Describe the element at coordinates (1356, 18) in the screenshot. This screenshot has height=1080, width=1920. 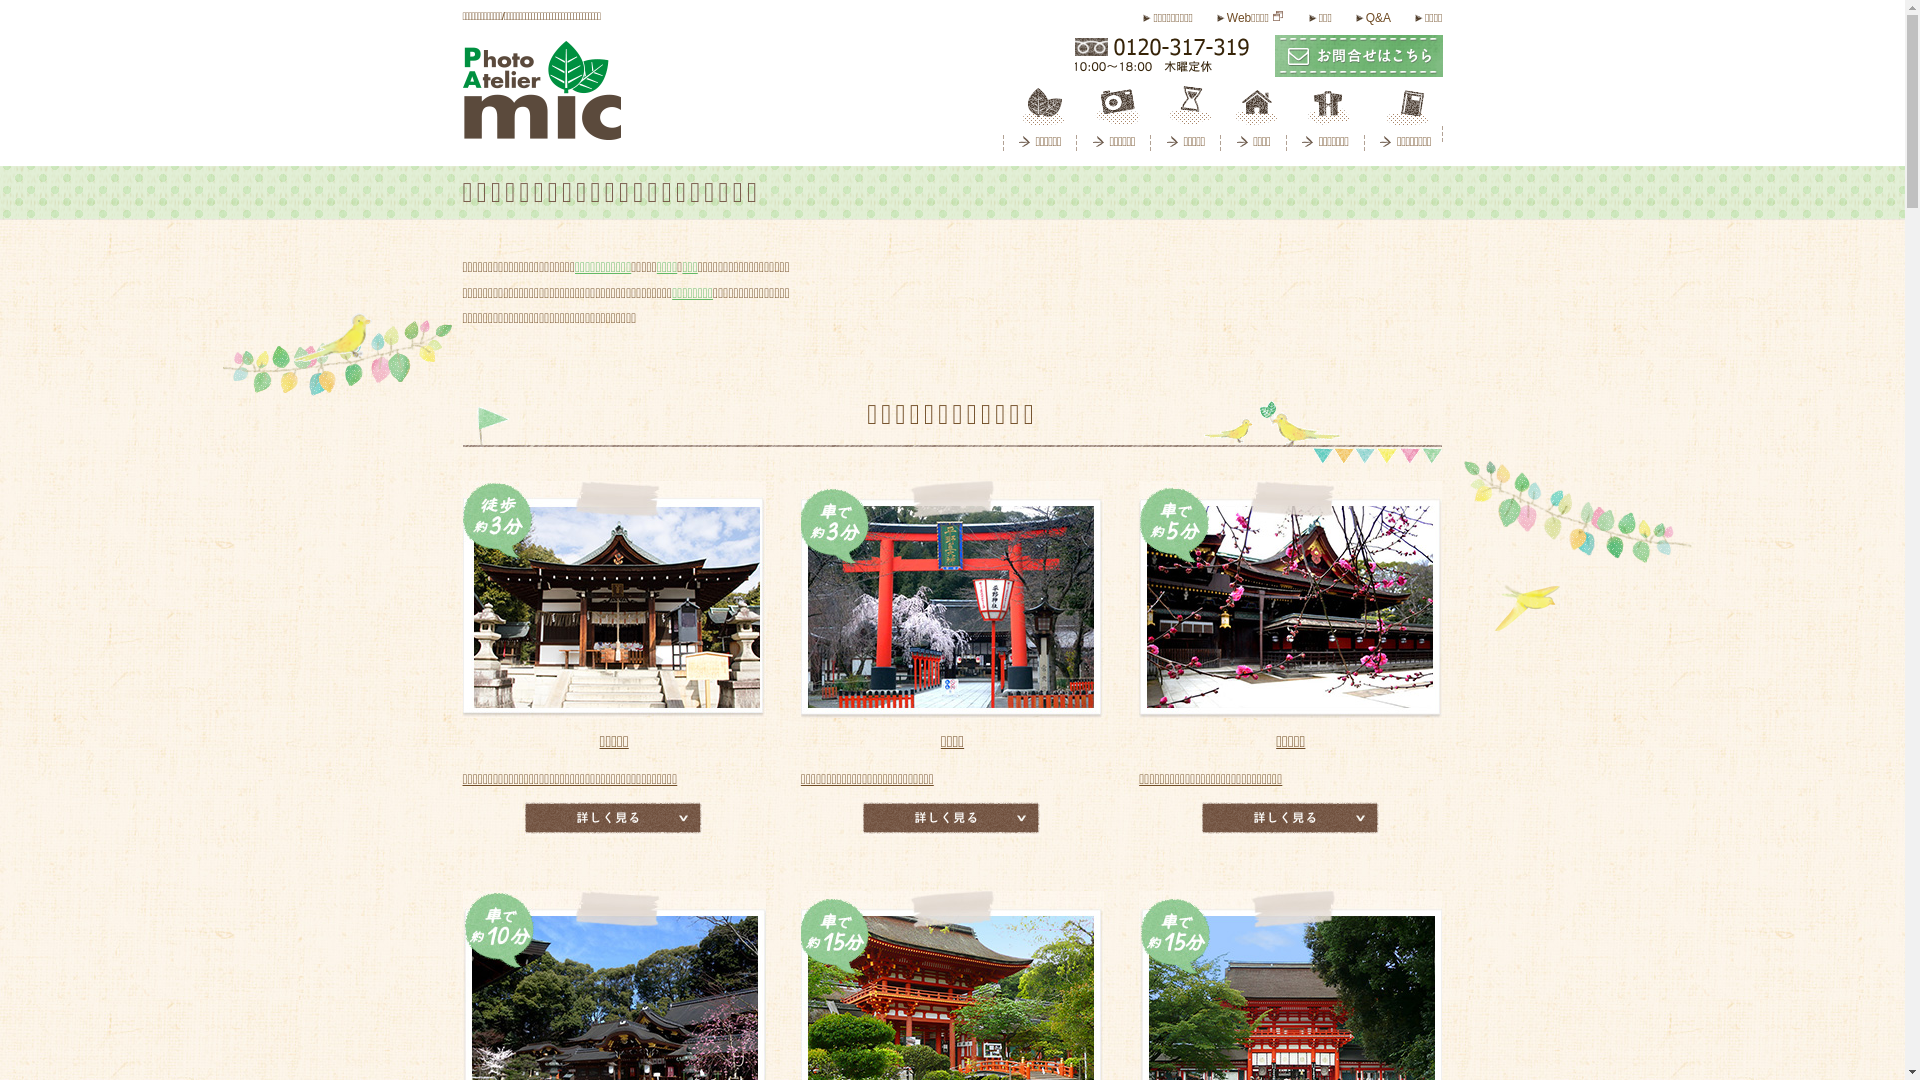
I see `'Q&A'` at that location.